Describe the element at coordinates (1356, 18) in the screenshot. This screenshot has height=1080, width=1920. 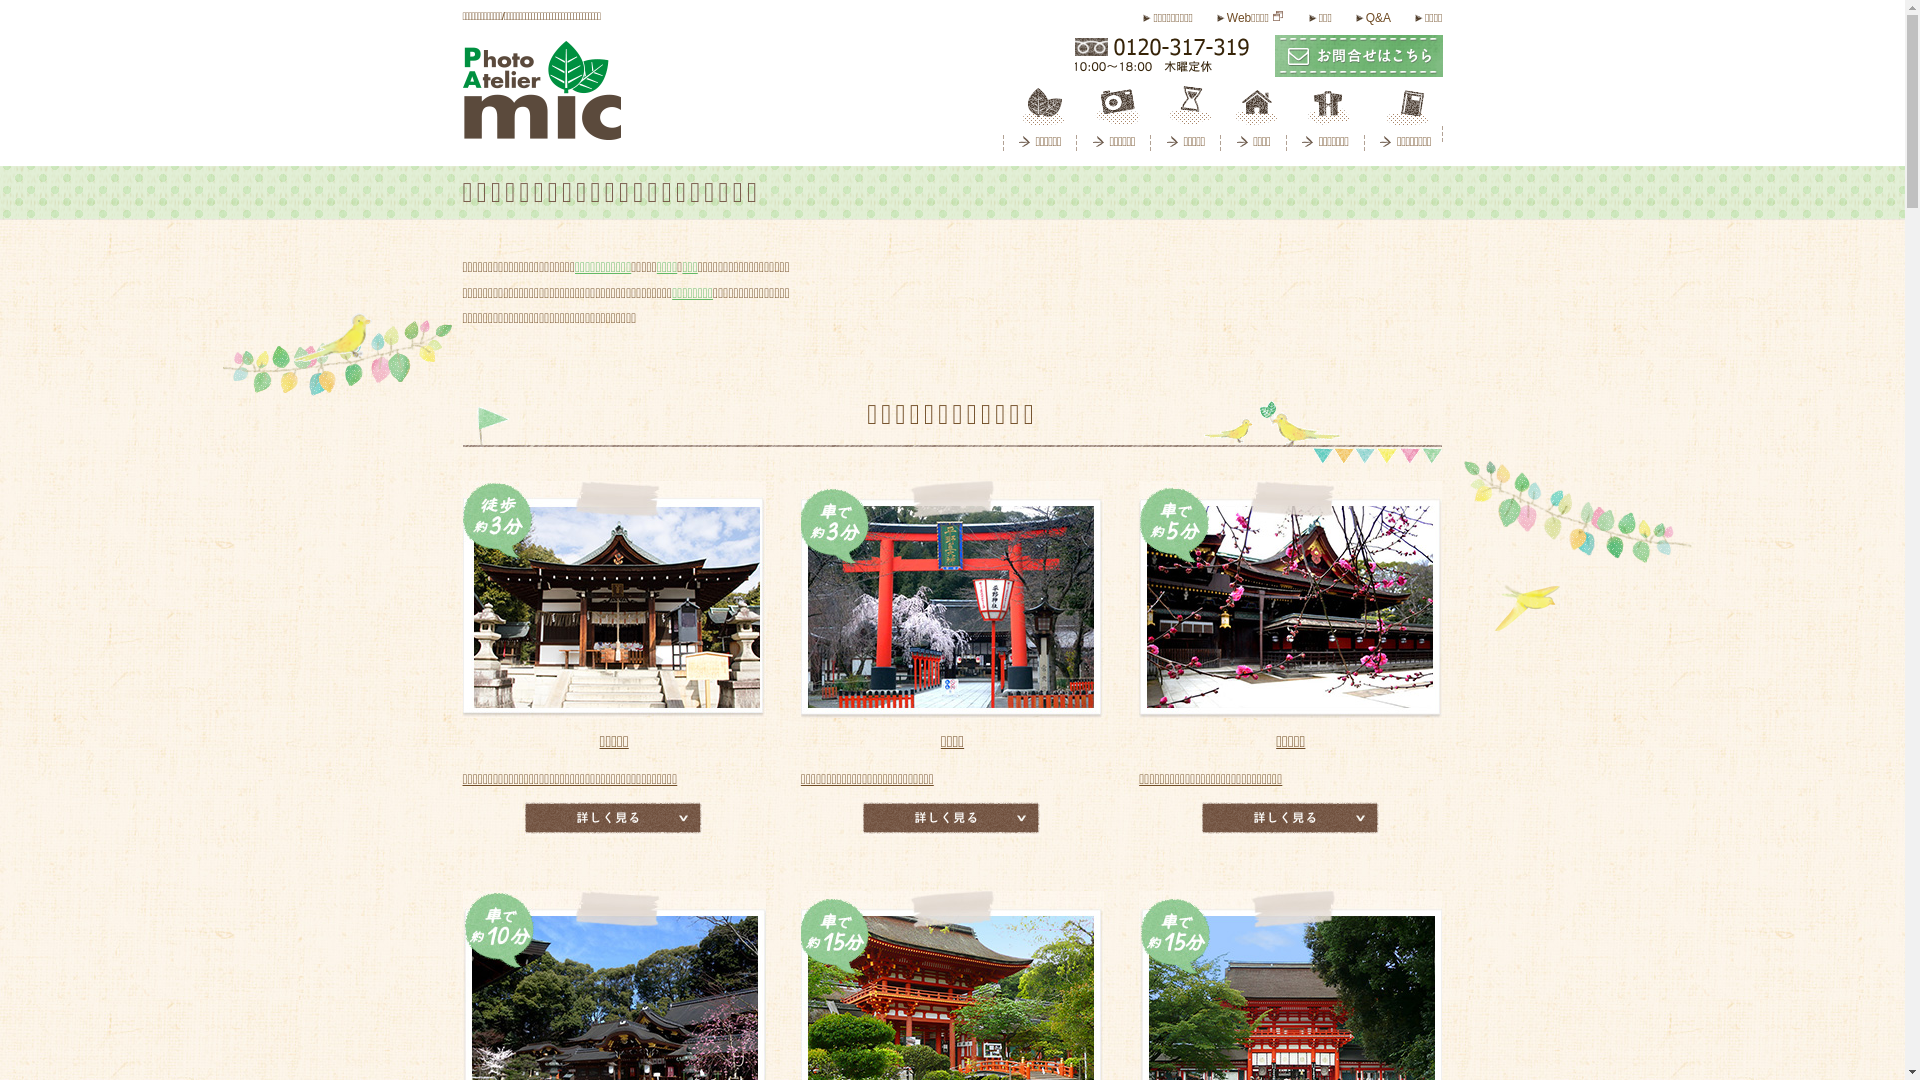
I see `'Q&A'` at that location.